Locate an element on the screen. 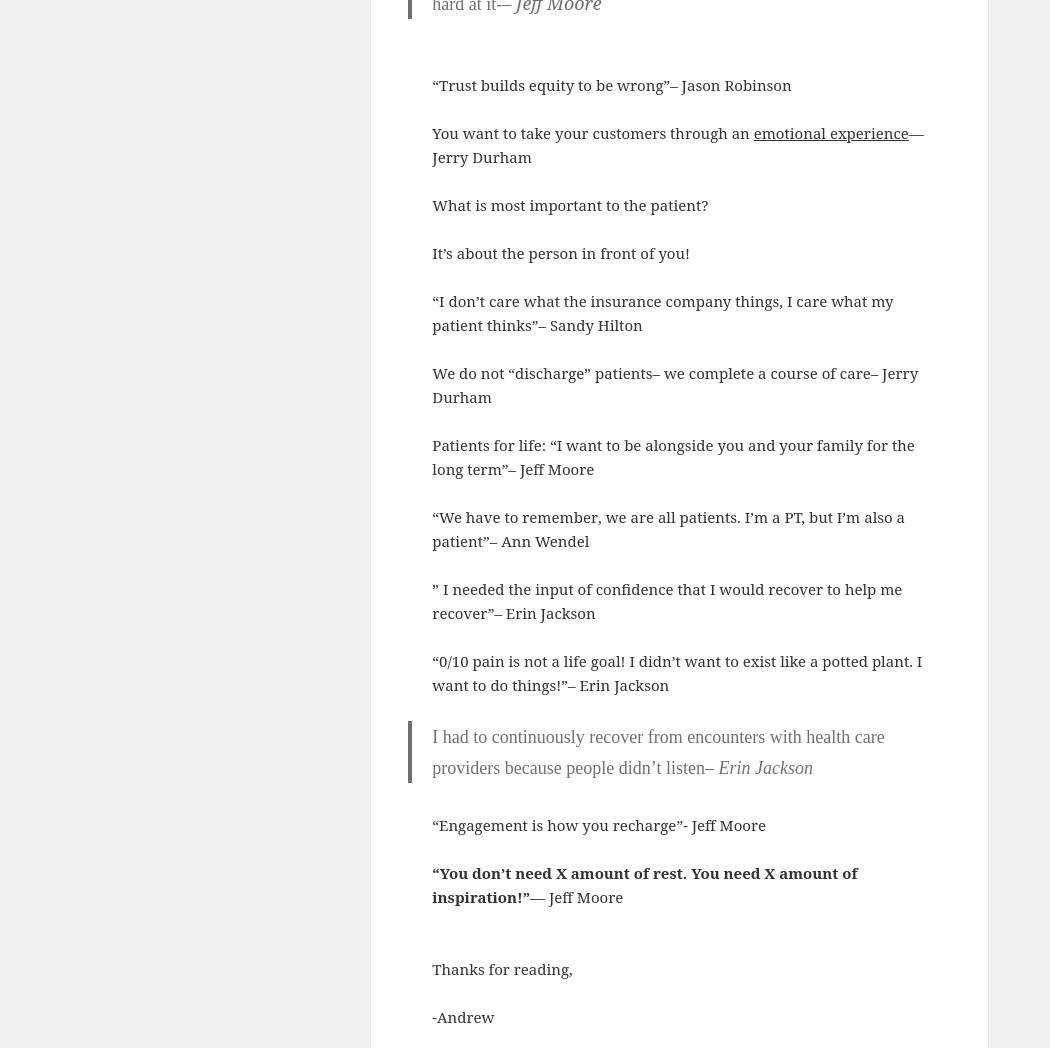 The image size is (1050, 1048). 'You want to take your customers through an' is located at coordinates (591, 132).